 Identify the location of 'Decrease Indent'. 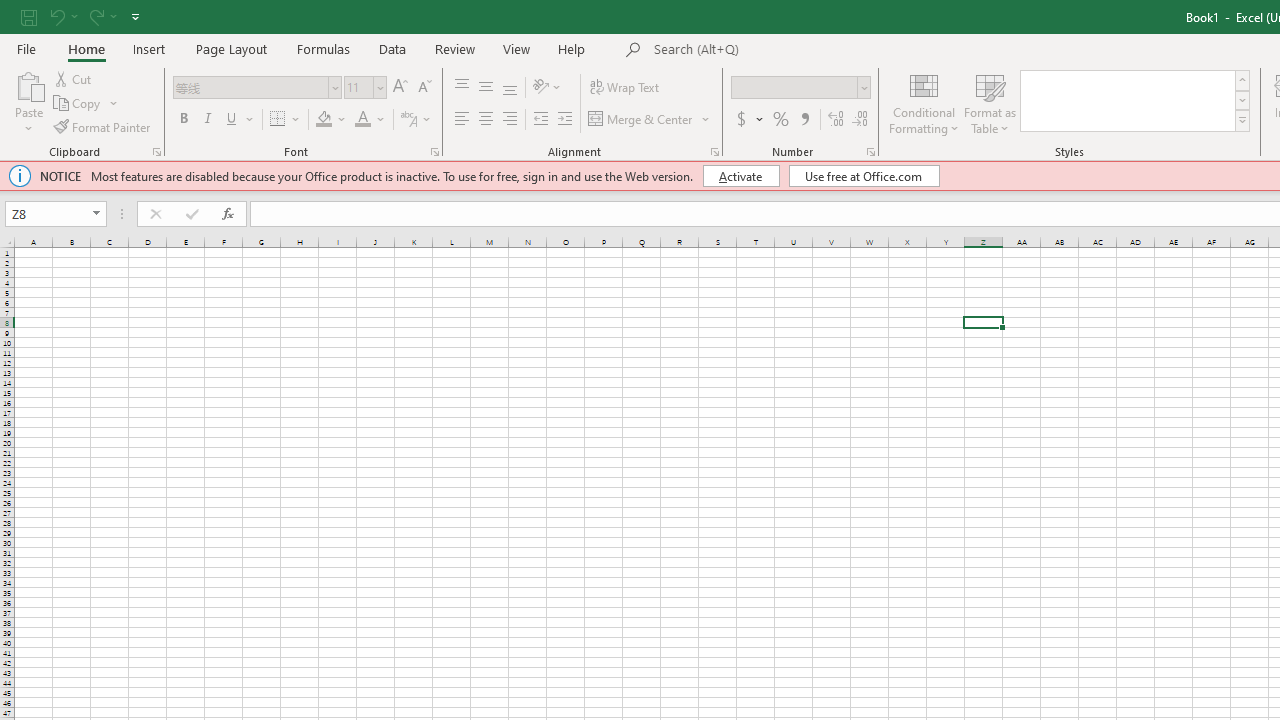
(540, 119).